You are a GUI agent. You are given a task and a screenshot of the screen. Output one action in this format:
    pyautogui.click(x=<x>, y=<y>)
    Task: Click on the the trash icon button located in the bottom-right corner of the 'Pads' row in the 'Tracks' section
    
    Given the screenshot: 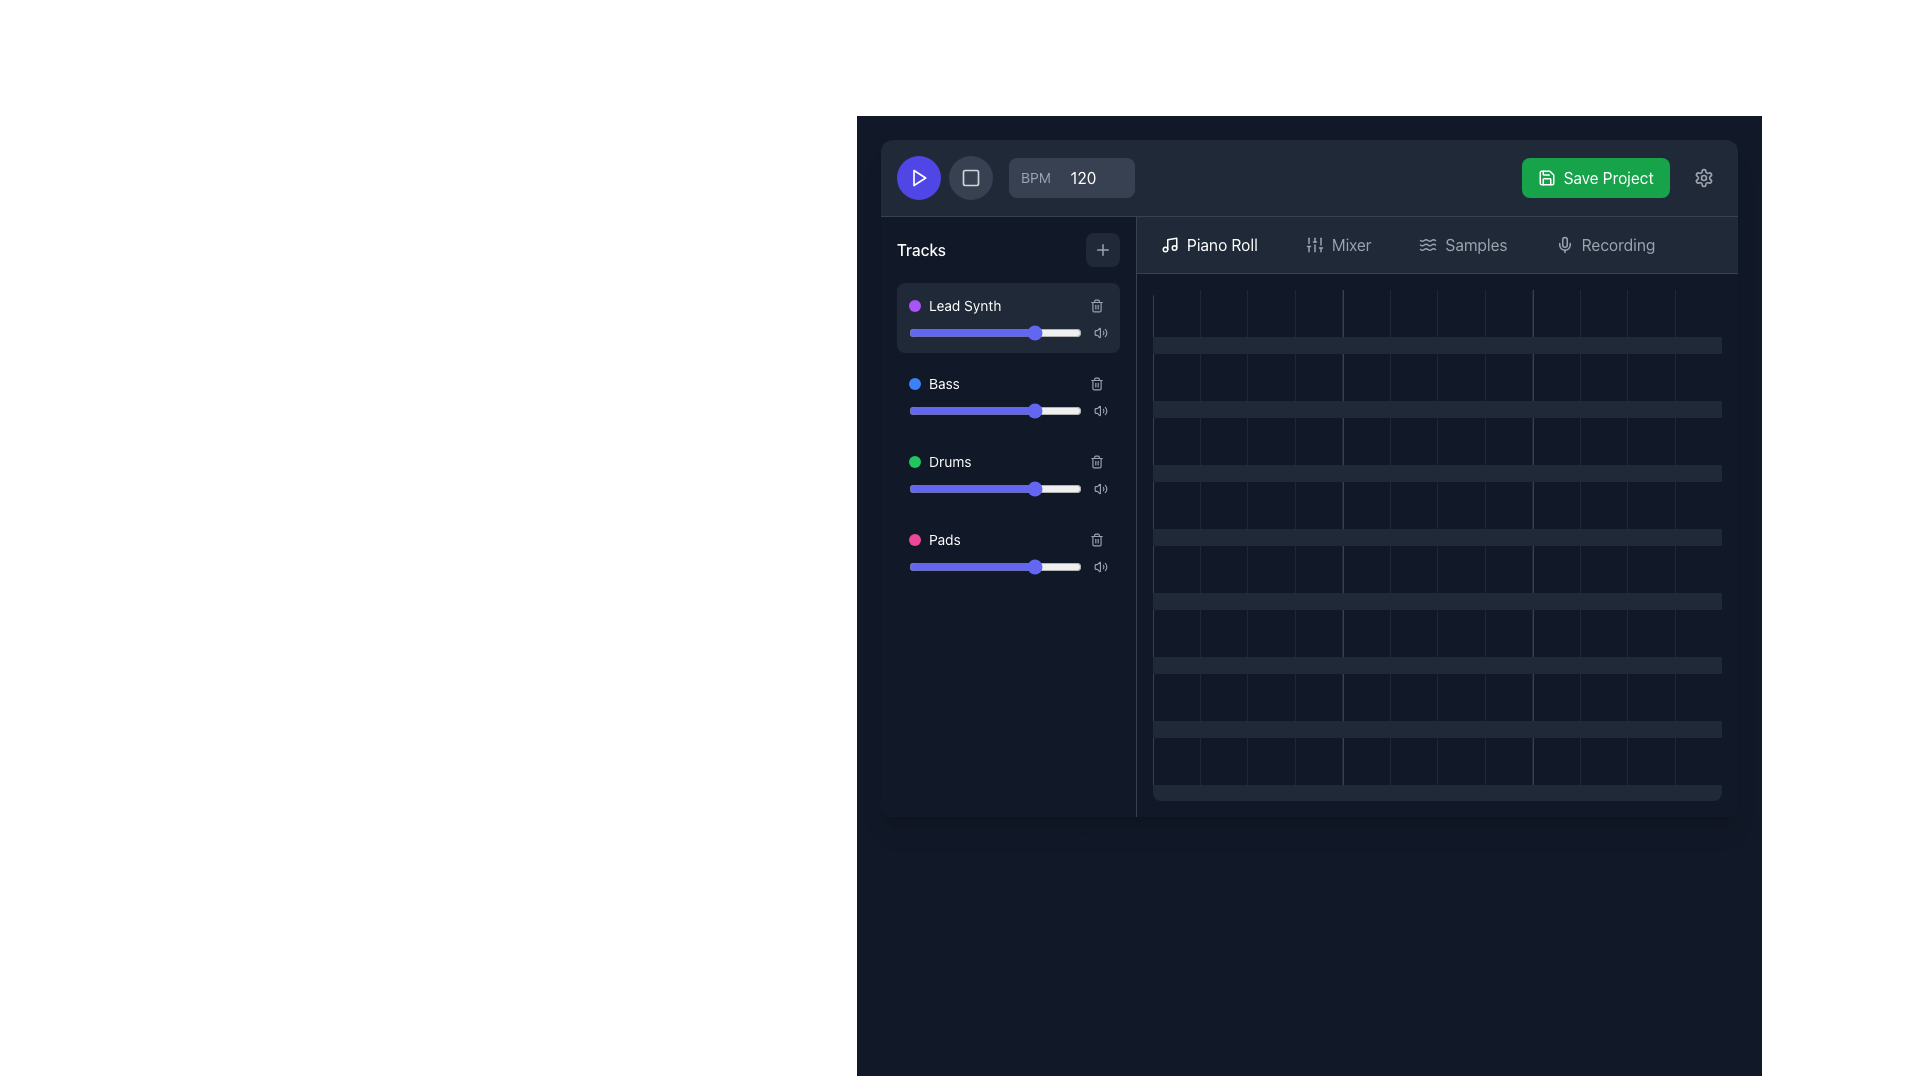 What is the action you would take?
    pyautogui.click(x=1096, y=540)
    